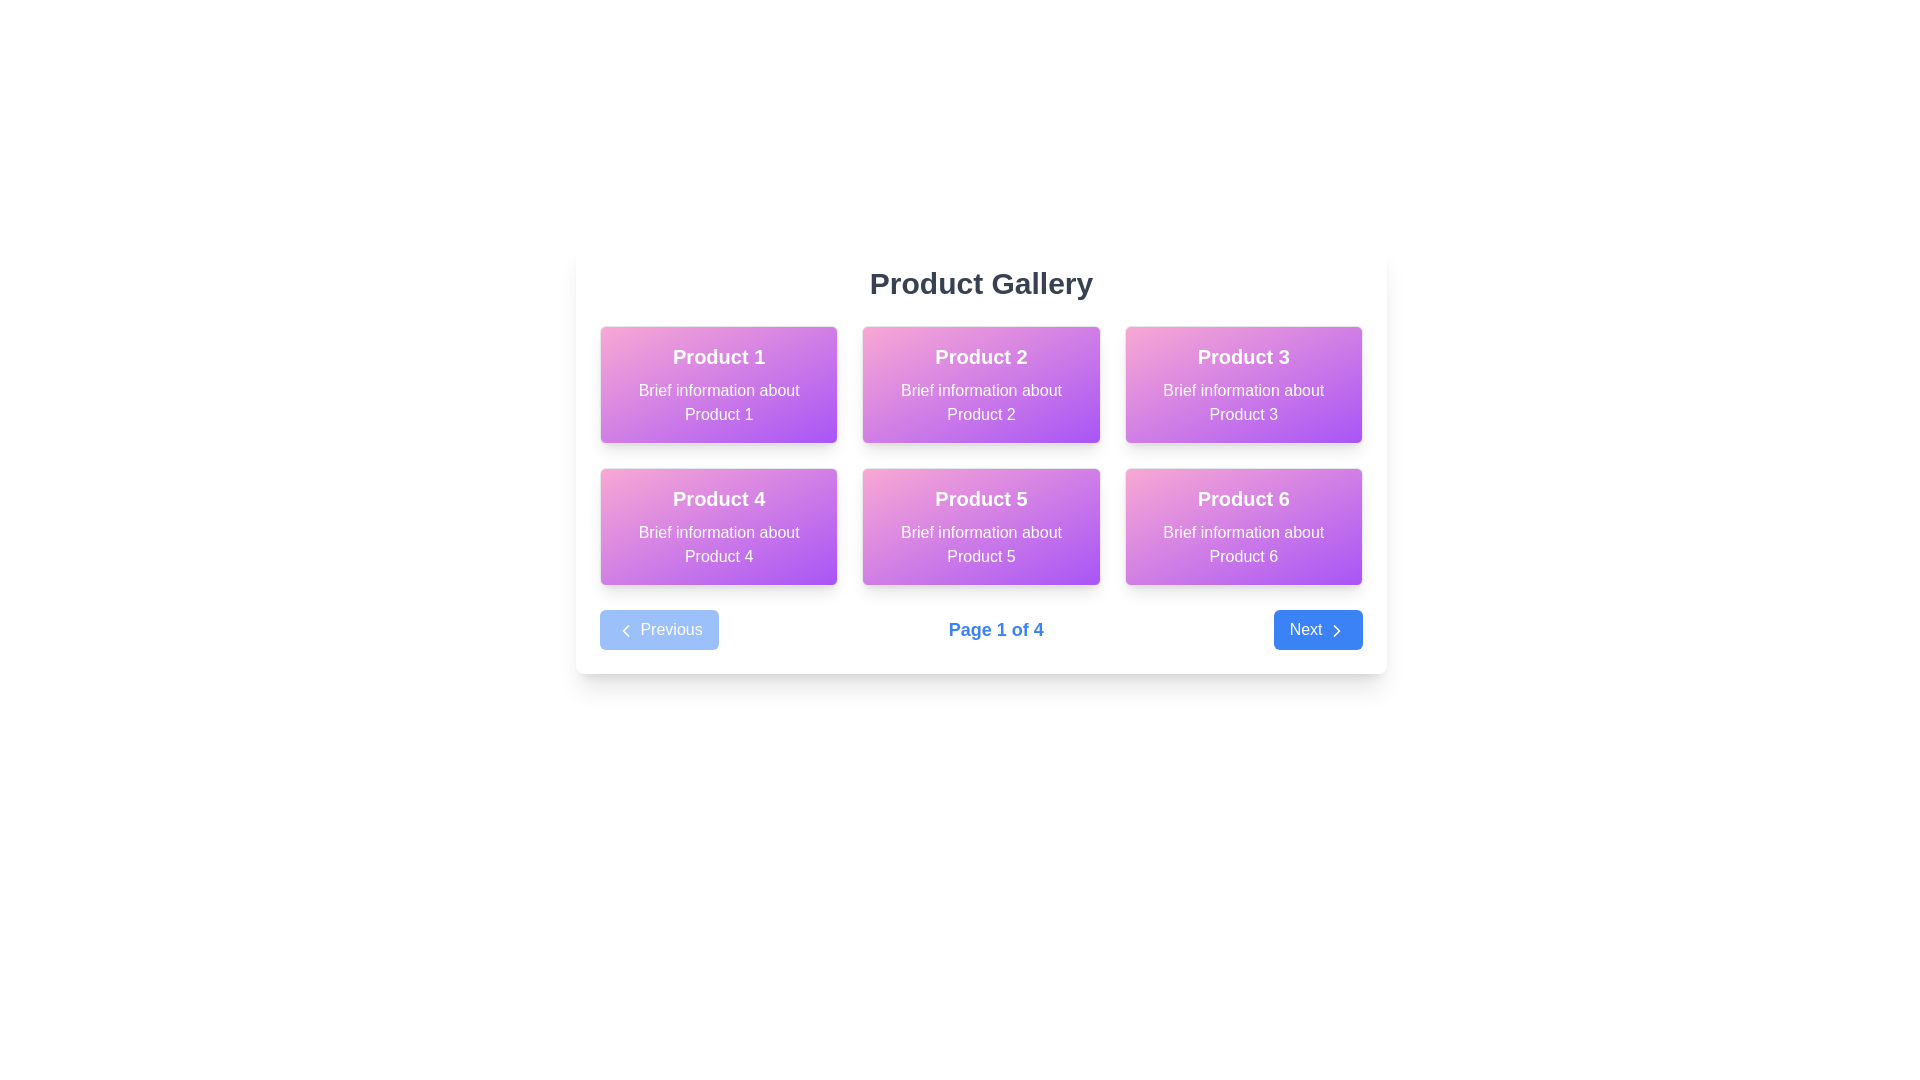  I want to click on the bold text label 'Product 1' located in the first cell of the 2x3 grid in the 'Product Gallery' section, so click(719, 356).